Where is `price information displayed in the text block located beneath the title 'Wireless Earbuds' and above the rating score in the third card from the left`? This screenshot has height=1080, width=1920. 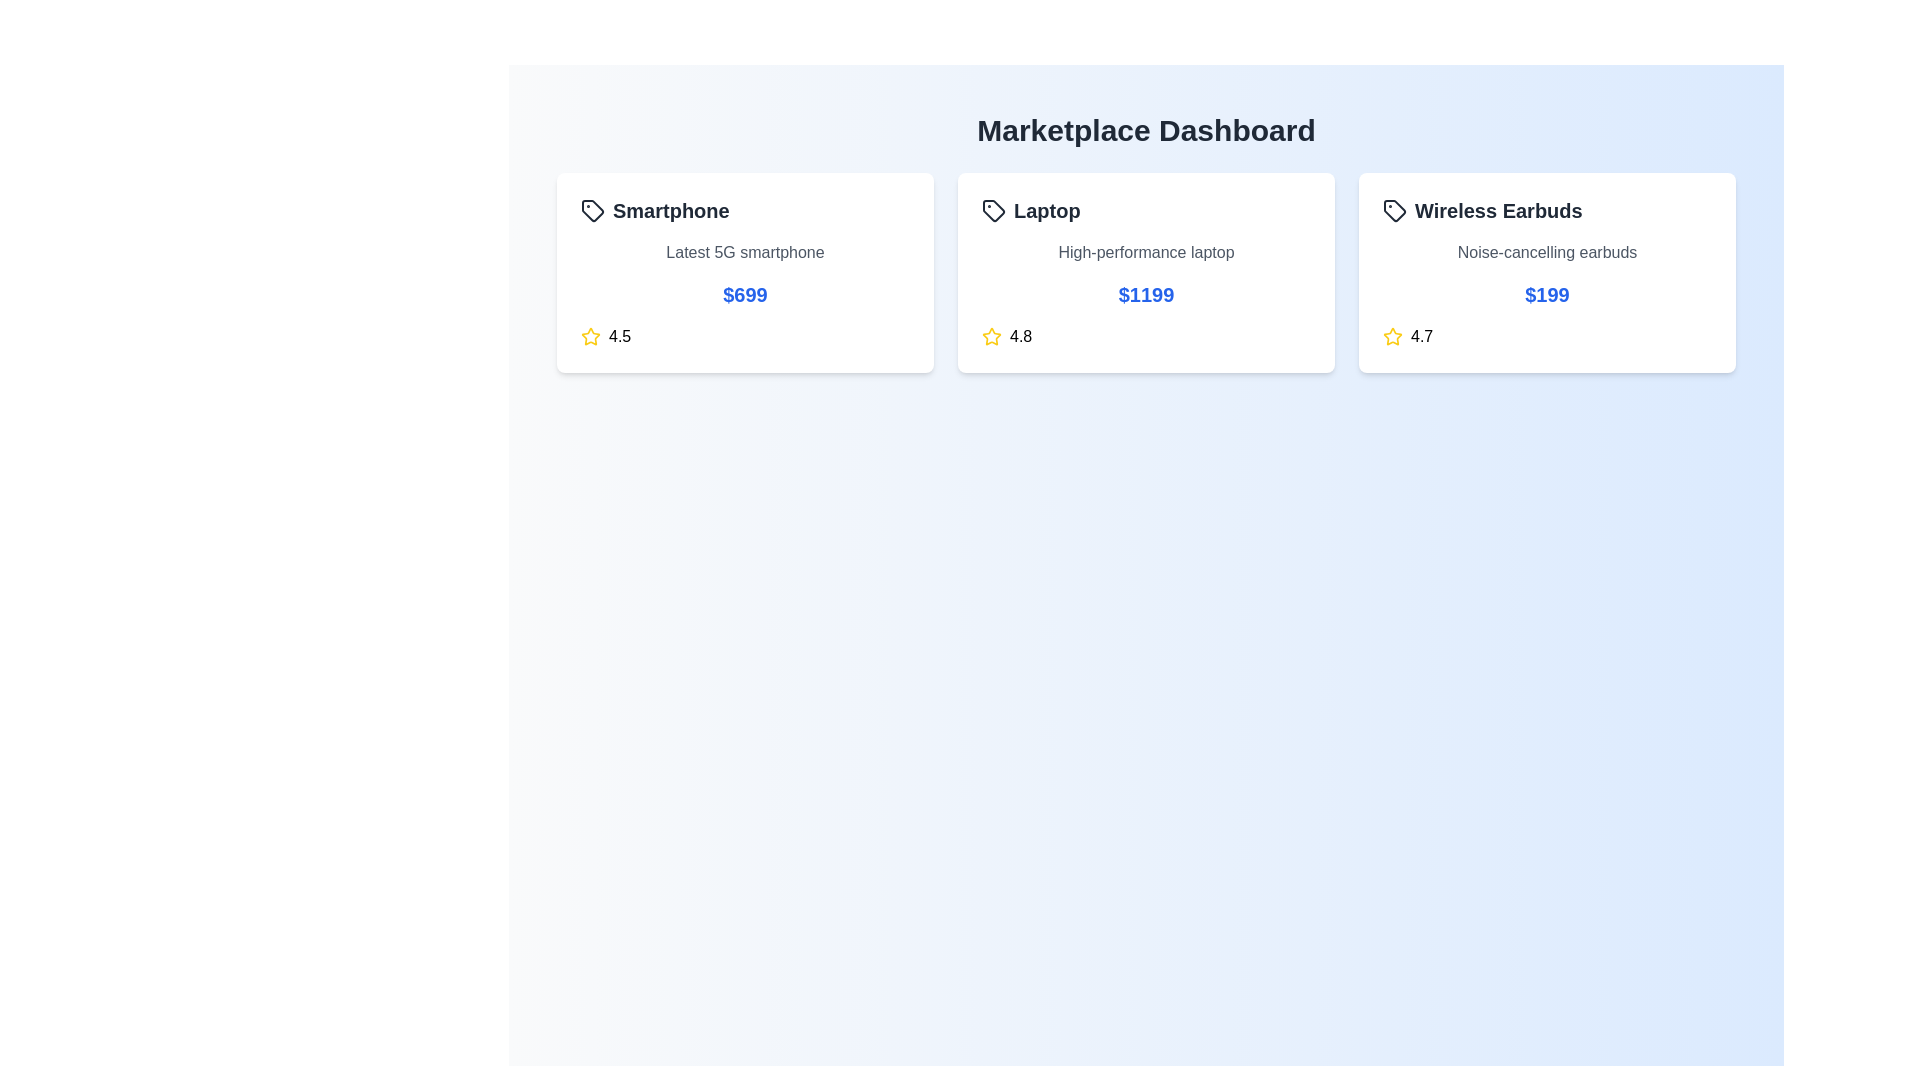 price information displayed in the text block located beneath the title 'Wireless Earbuds' and above the rating score in the third card from the left is located at coordinates (1546, 294).